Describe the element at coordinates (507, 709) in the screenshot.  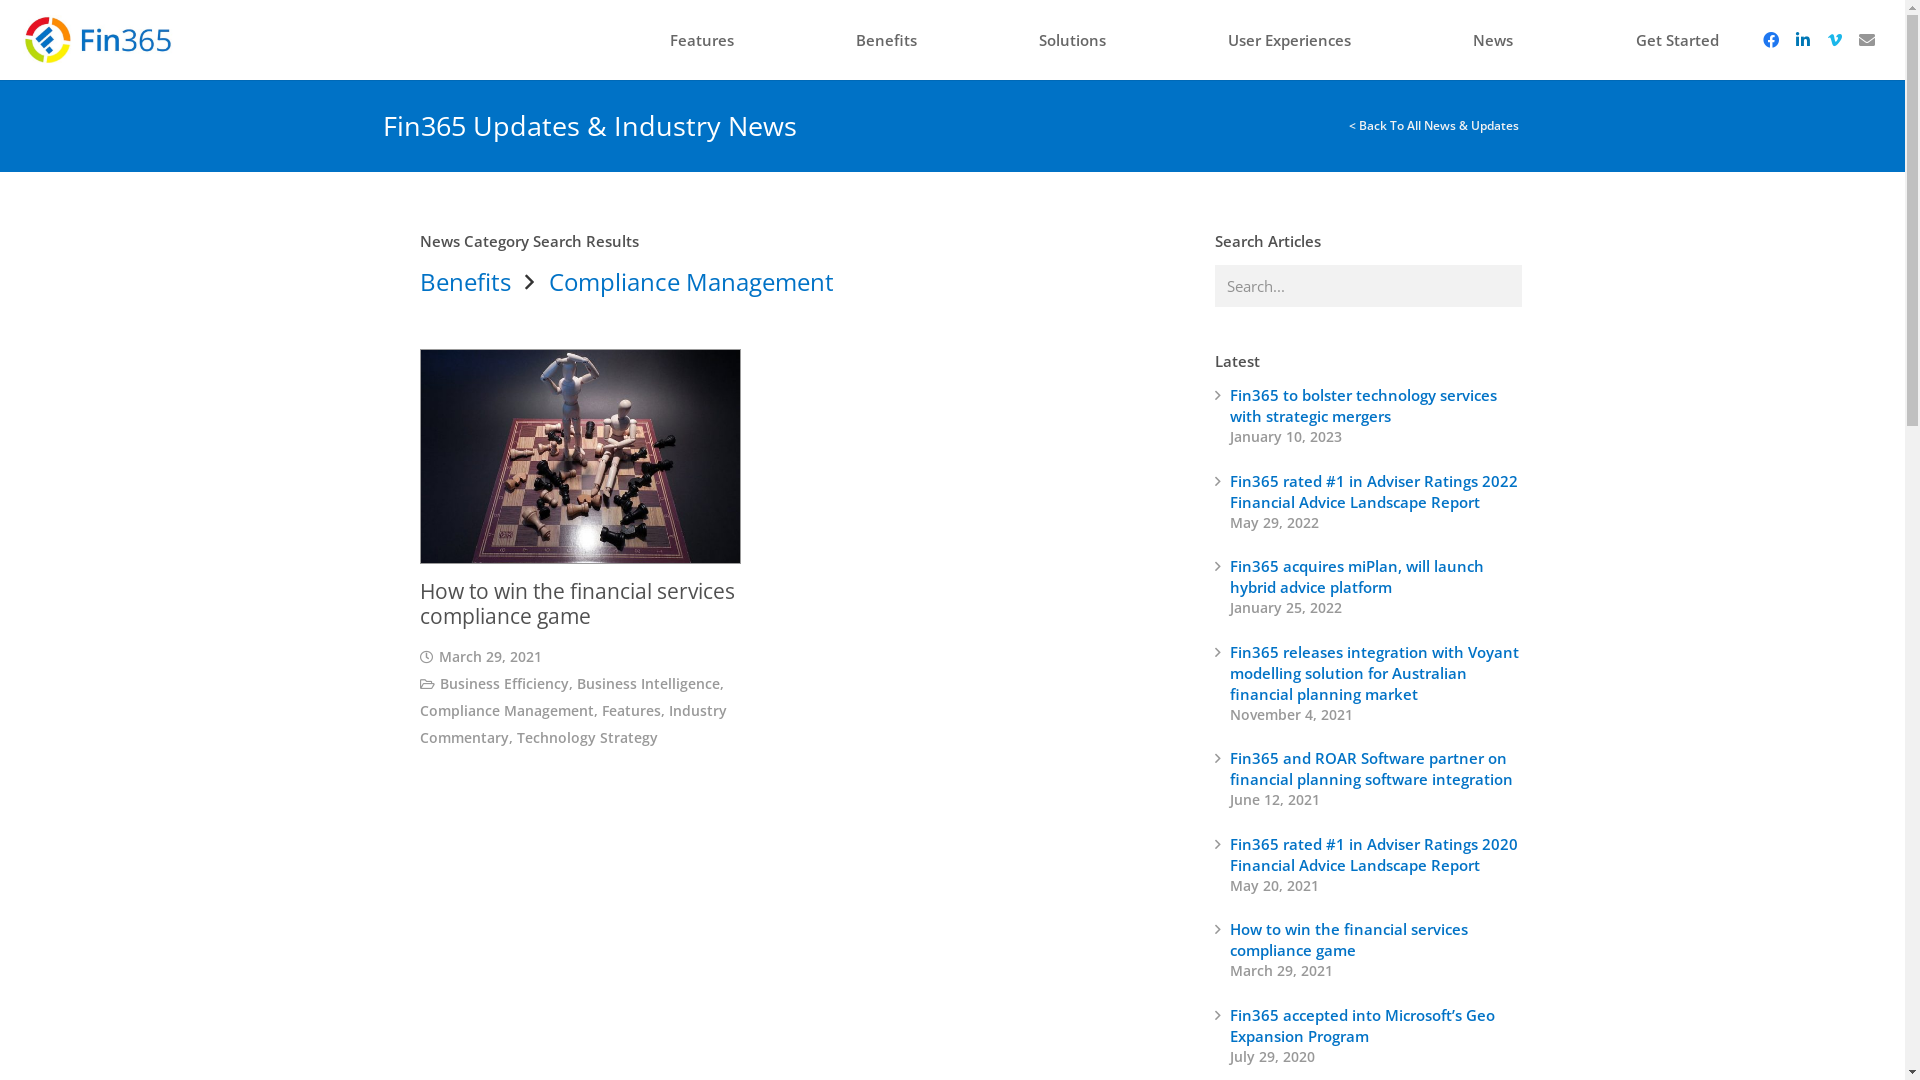
I see `'Compliance Management'` at that location.